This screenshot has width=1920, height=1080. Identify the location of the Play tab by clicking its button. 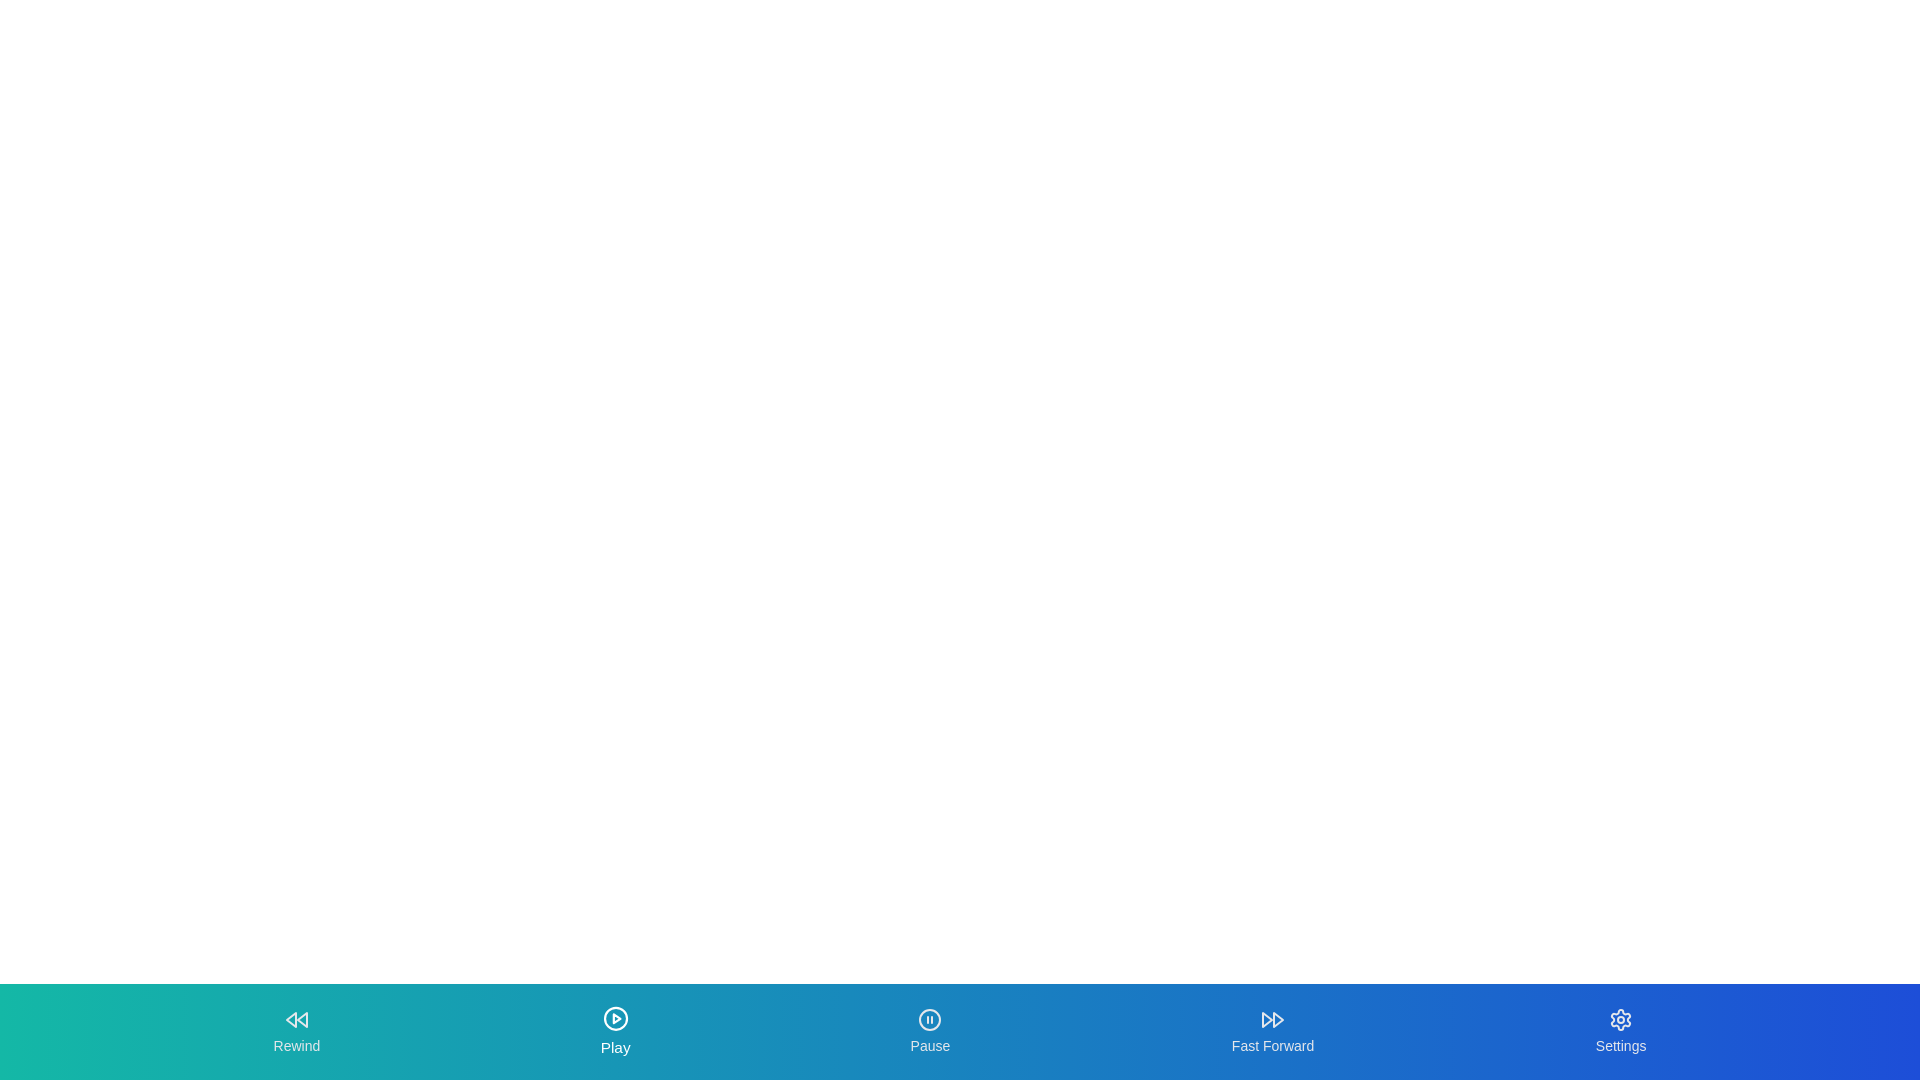
(614, 1032).